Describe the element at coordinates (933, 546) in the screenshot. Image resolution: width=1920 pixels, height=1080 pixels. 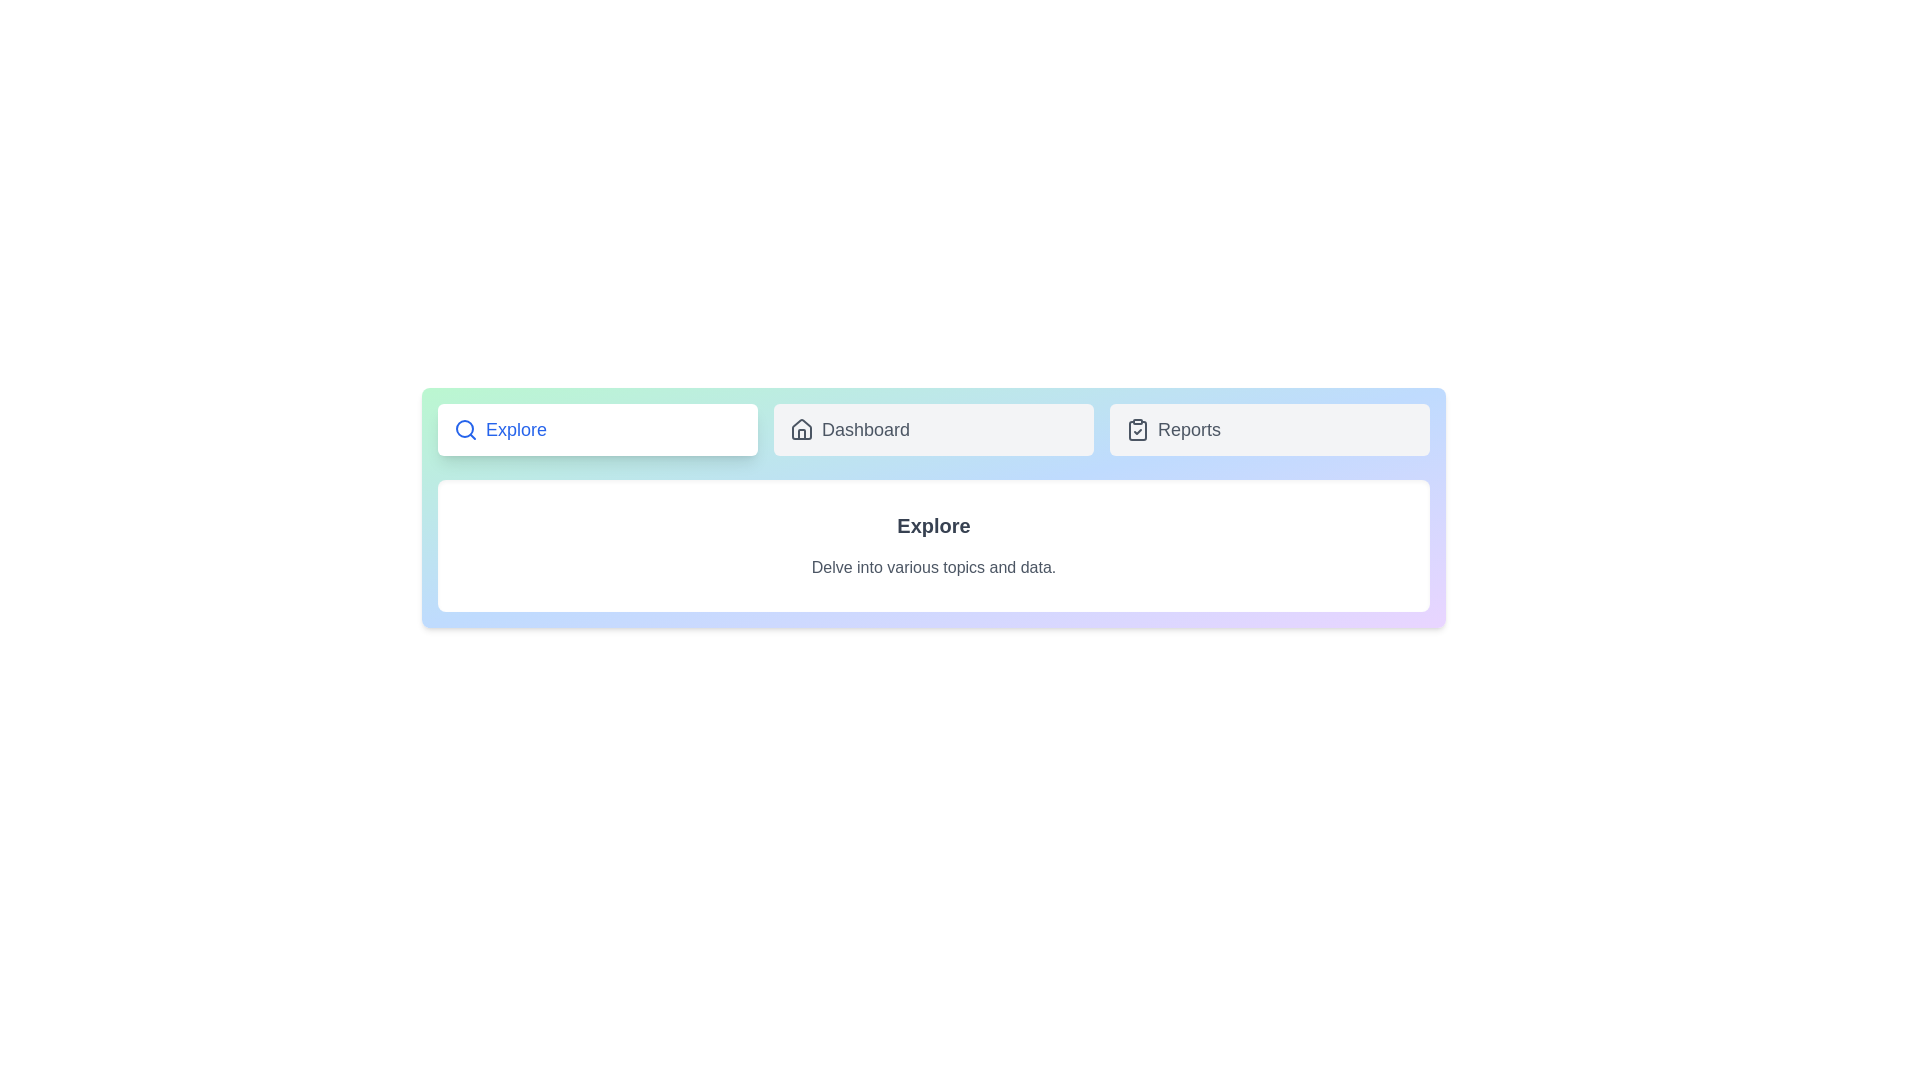
I see `the text content in the active tab to interact with it` at that location.